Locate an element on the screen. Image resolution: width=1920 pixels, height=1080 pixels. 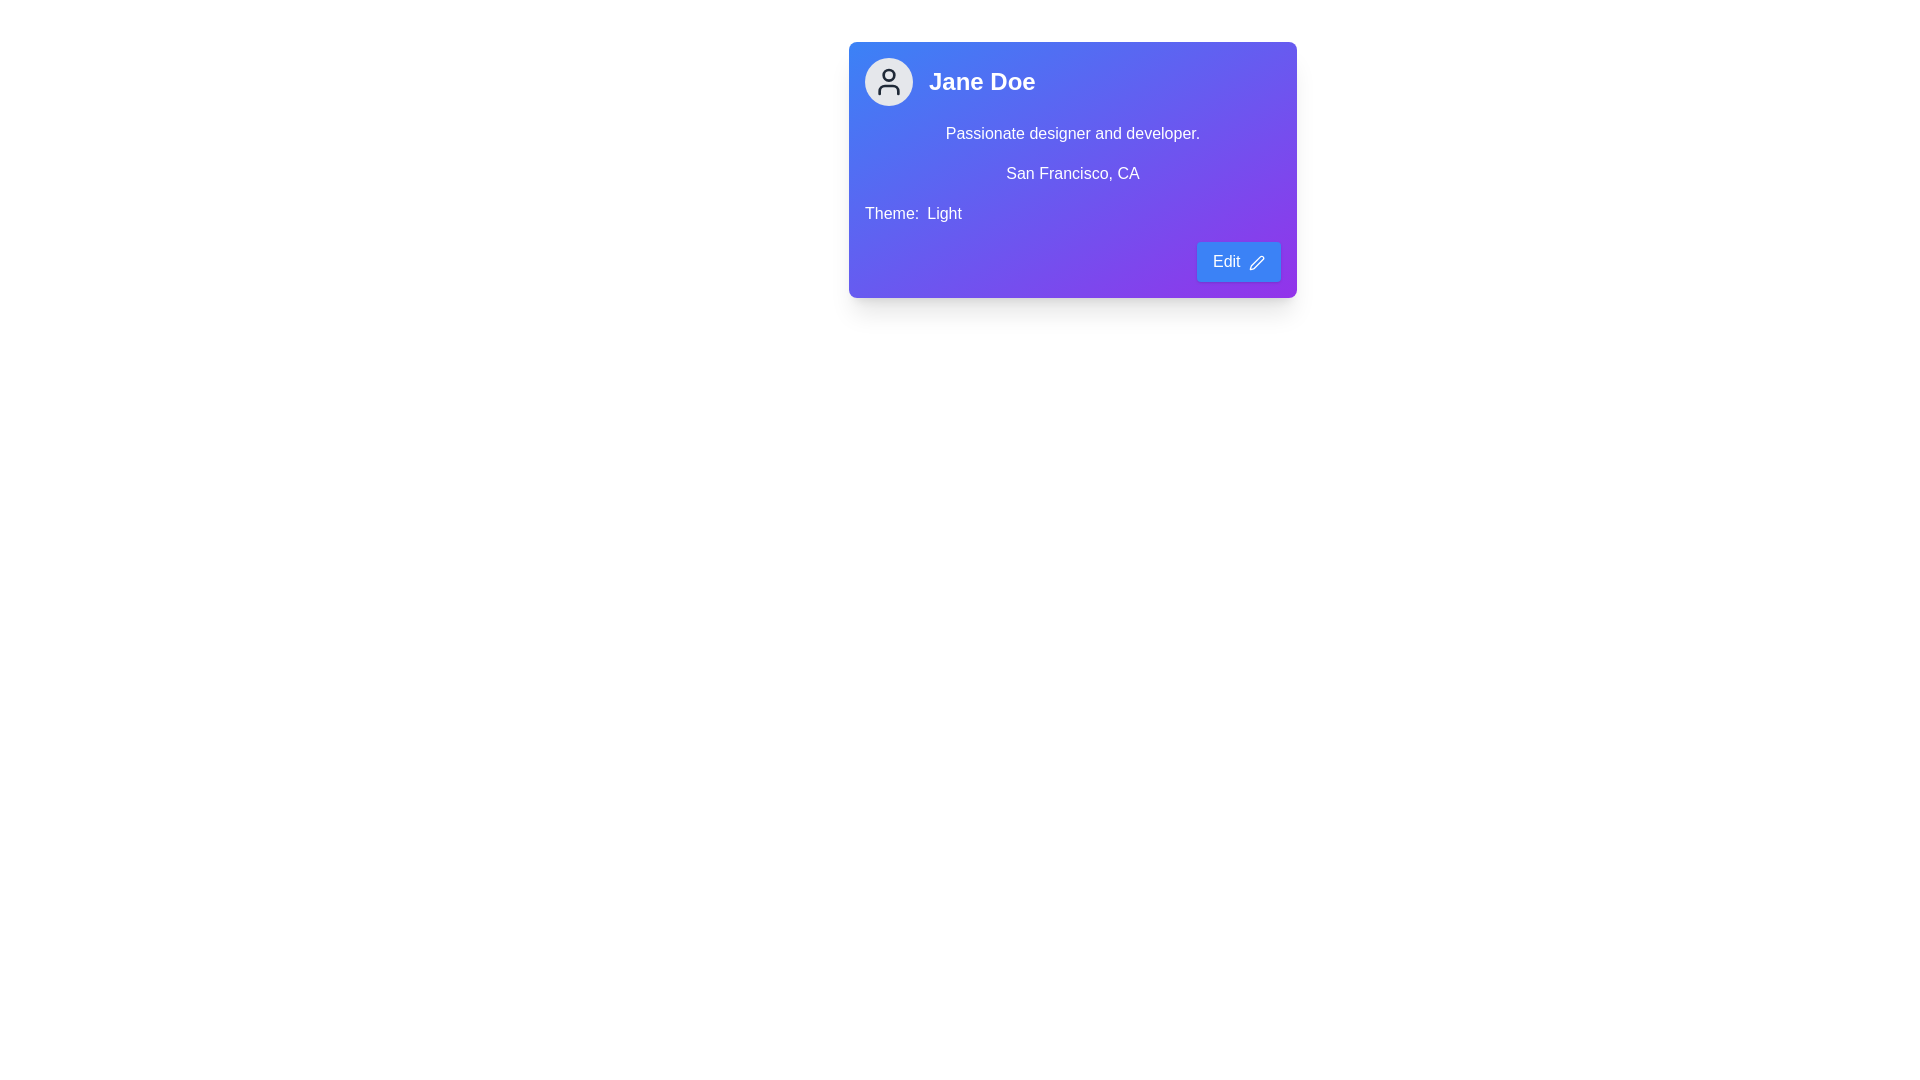
the Avatar Icon located at the top-left corner of the card, to the left of the text 'Jane Doe' is located at coordinates (887, 80).